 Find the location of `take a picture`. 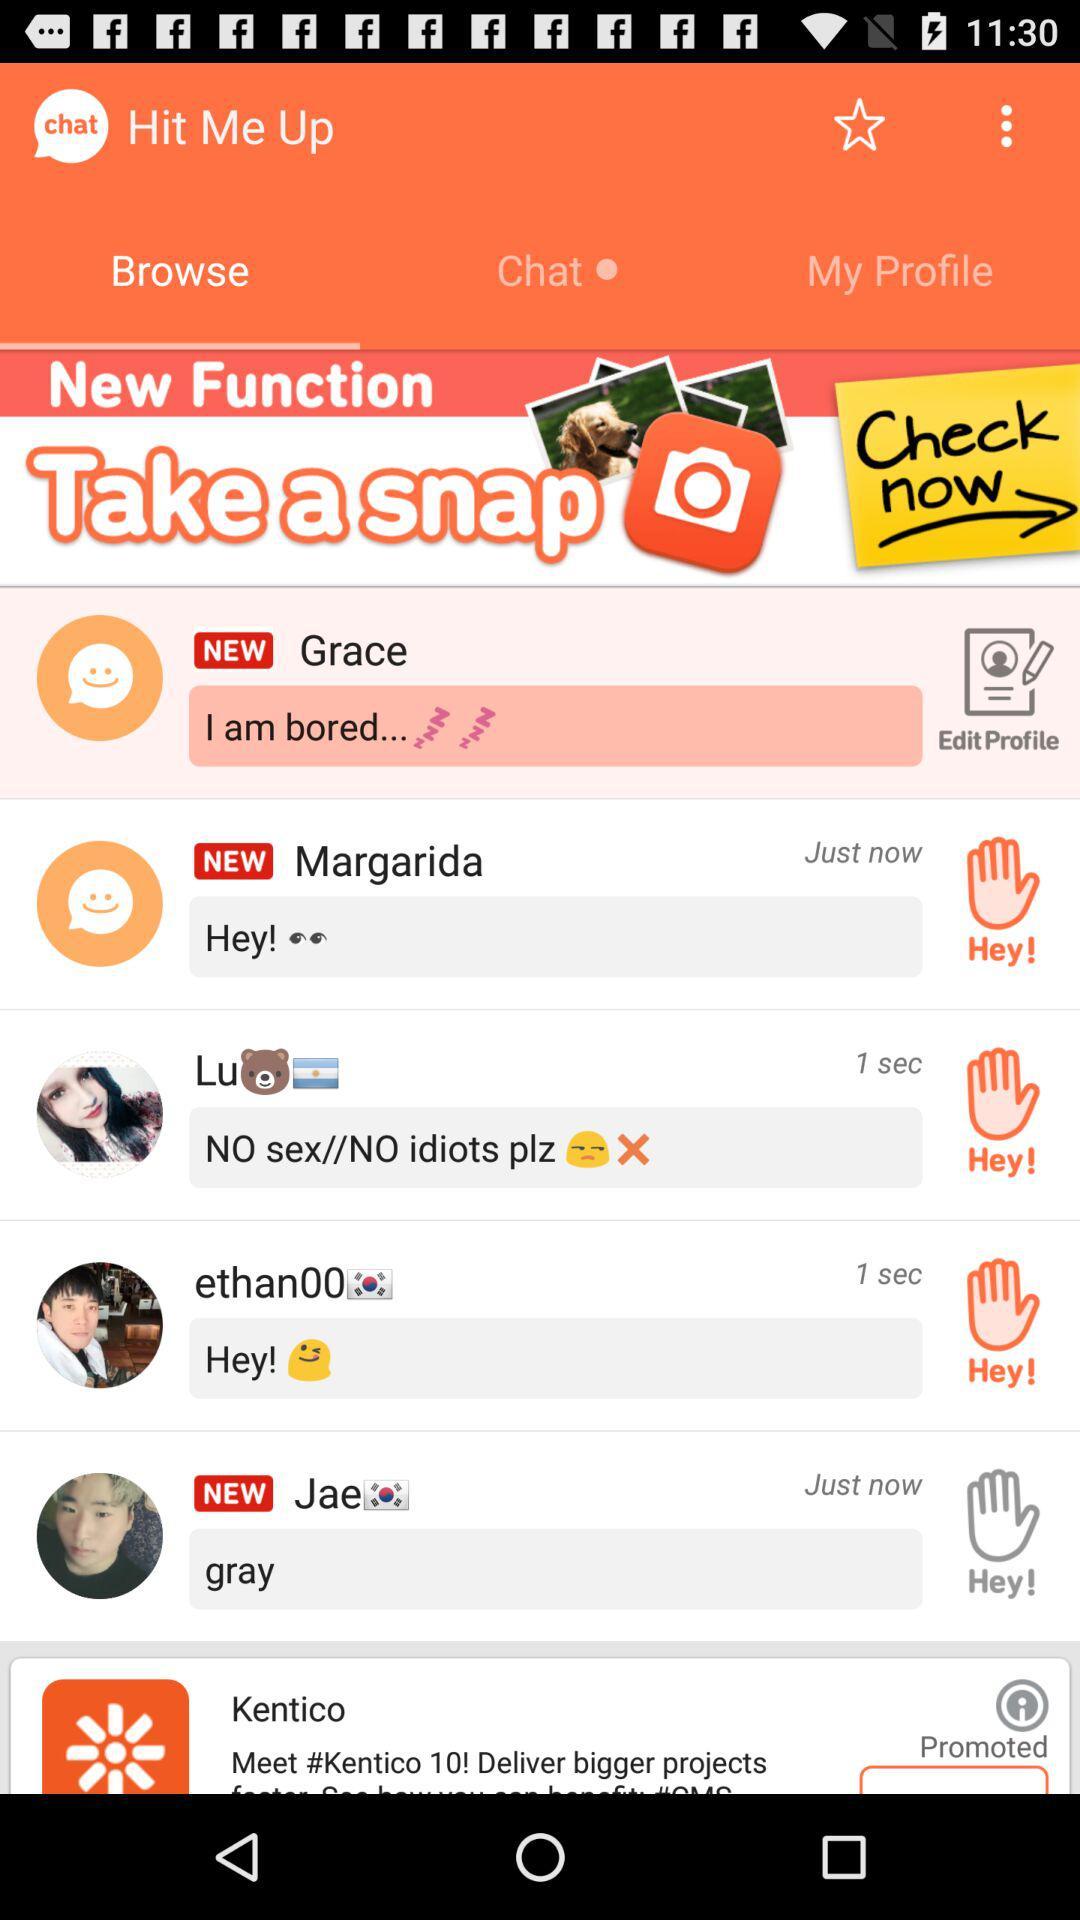

take a picture is located at coordinates (540, 467).